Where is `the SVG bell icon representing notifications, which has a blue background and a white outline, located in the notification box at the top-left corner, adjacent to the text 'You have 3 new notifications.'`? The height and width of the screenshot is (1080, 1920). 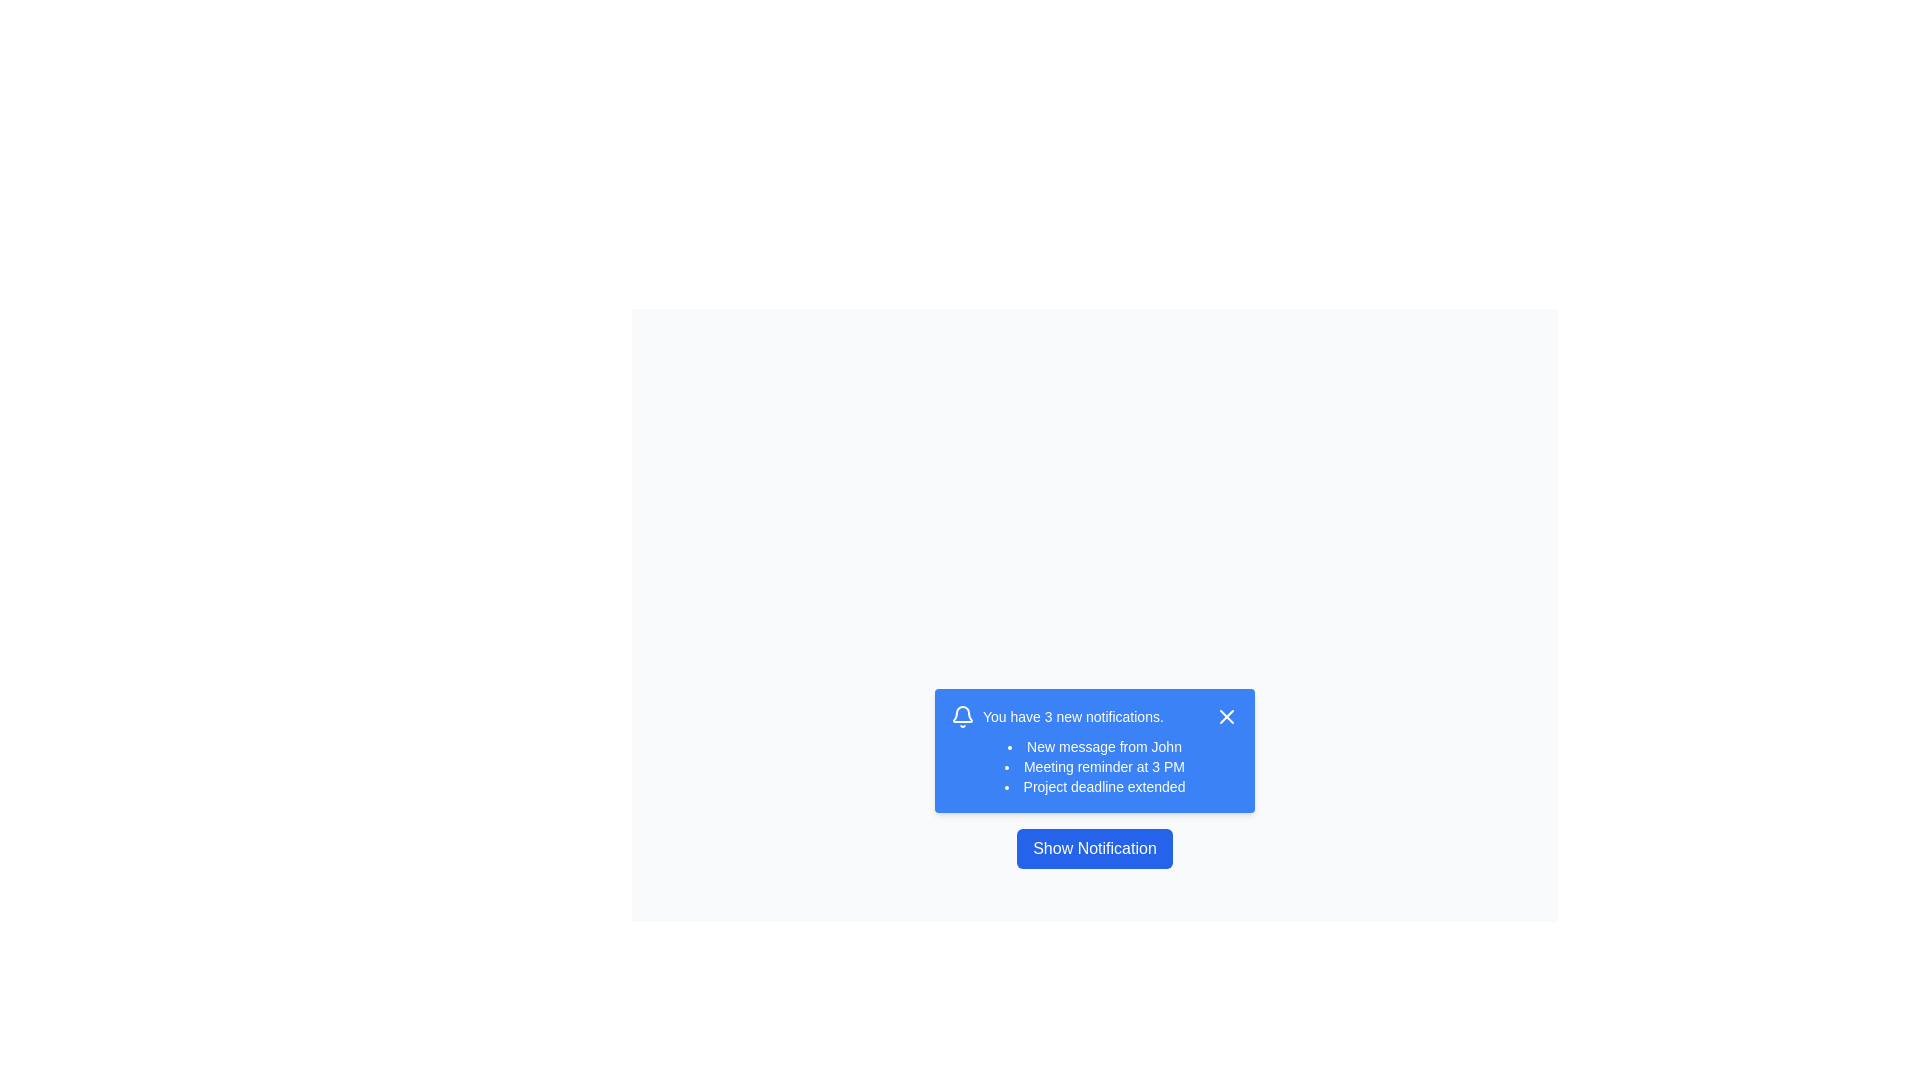 the SVG bell icon representing notifications, which has a blue background and a white outline, located in the notification box at the top-left corner, adjacent to the text 'You have 3 new notifications.' is located at coordinates (963, 716).